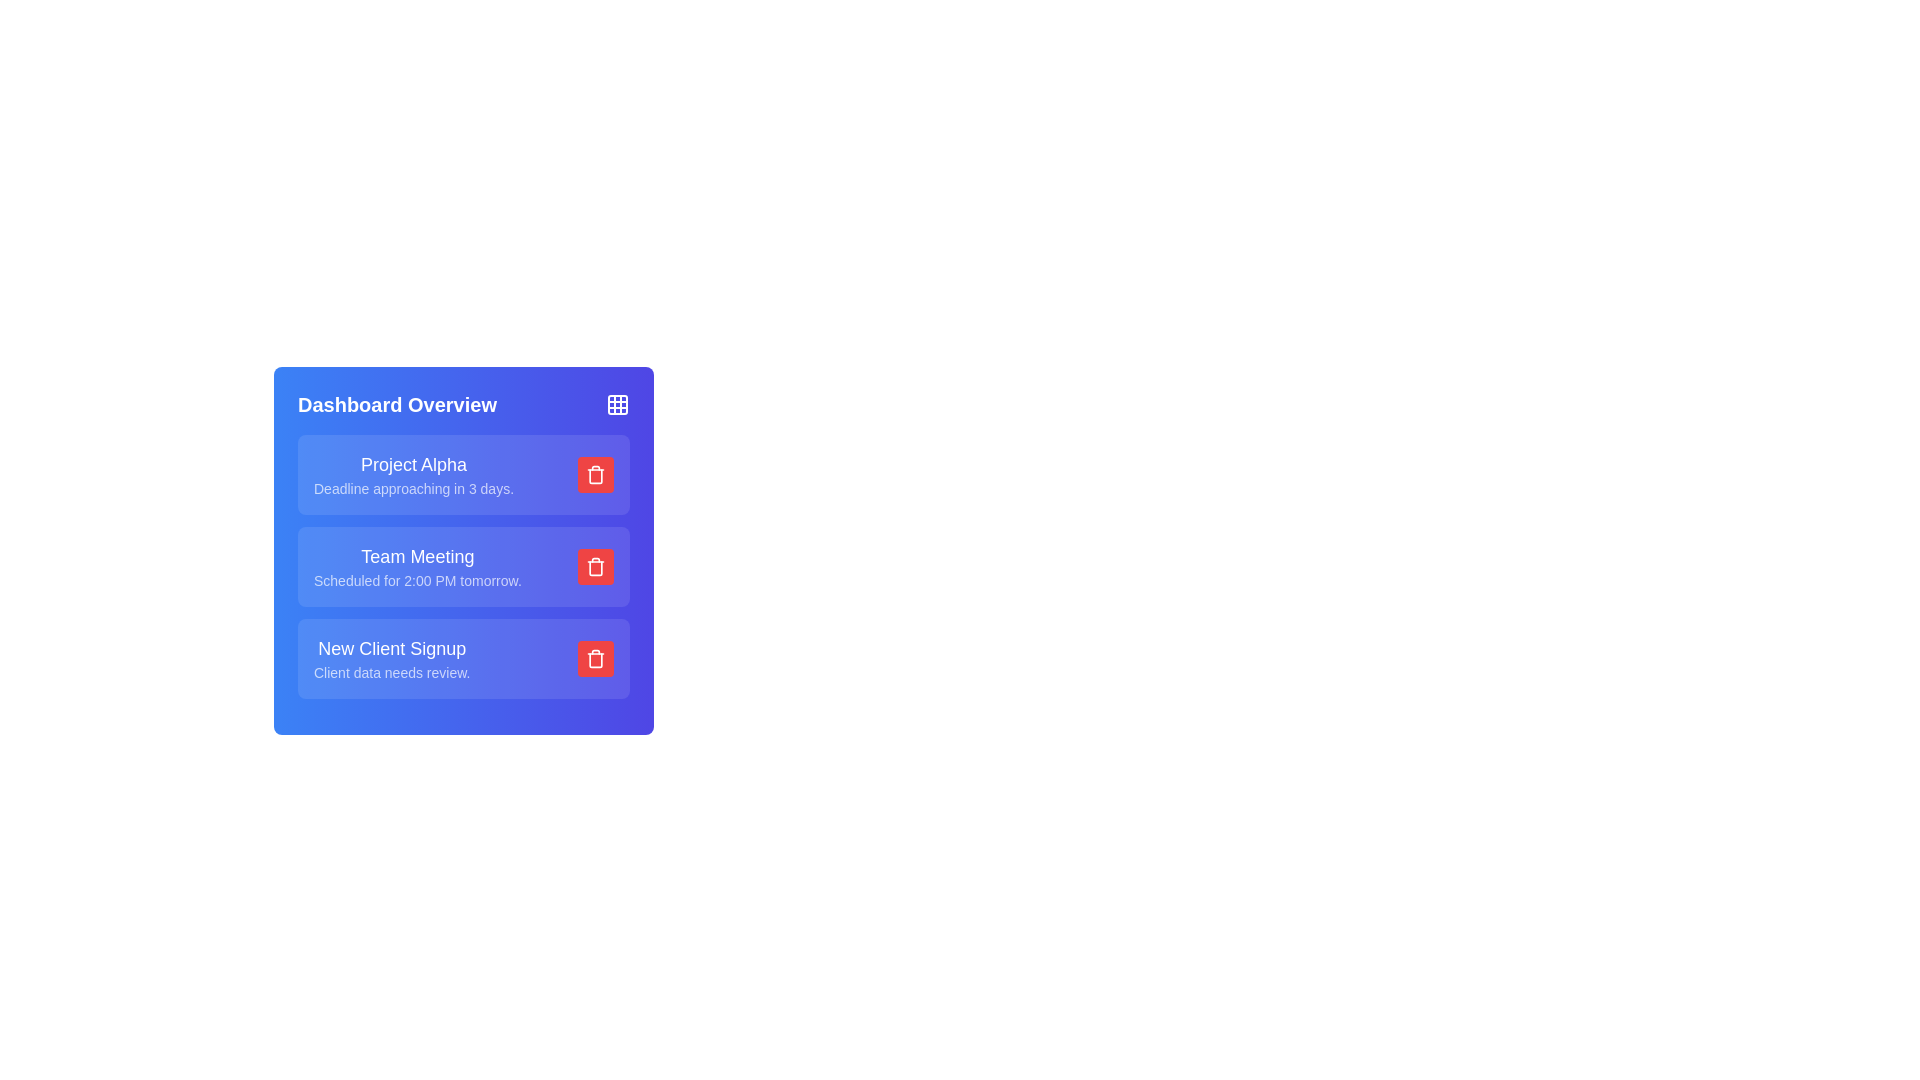  What do you see at coordinates (463, 474) in the screenshot?
I see `the 'Project Alpha' card located at the top of the 'Dashboard Overview' section for further actions` at bounding box center [463, 474].